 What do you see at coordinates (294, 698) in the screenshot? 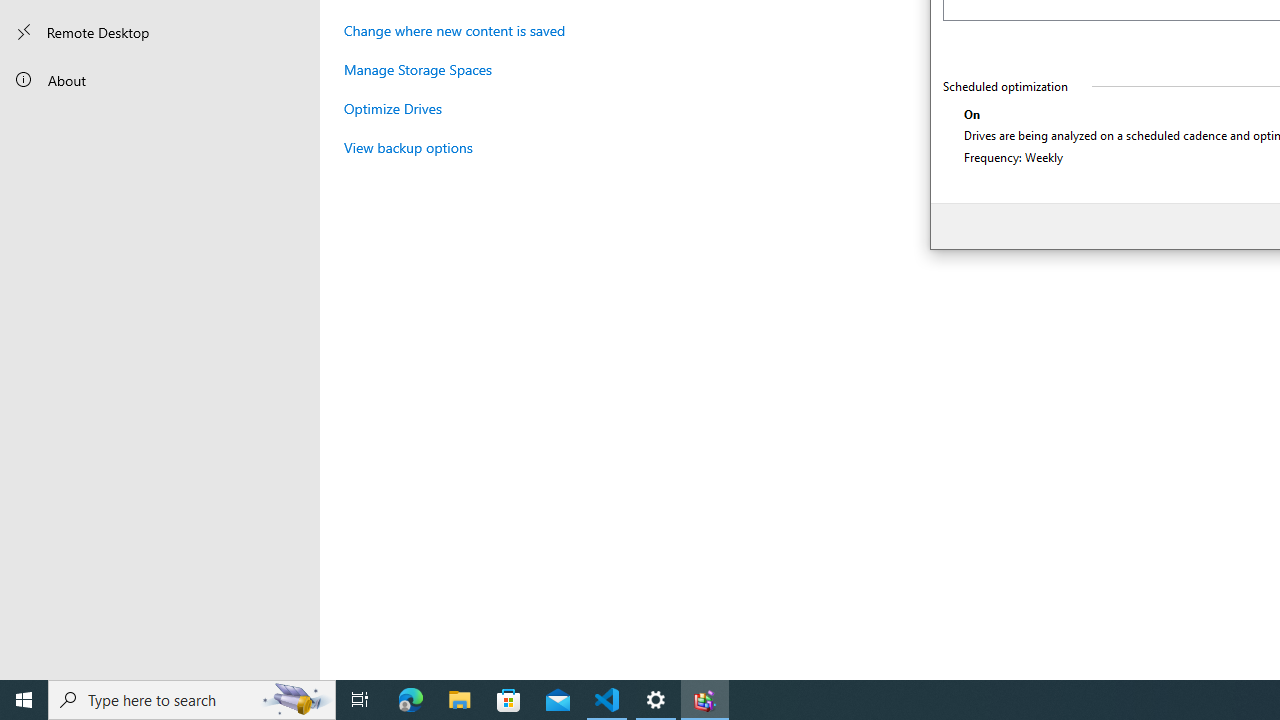
I see `'Search highlights icon opens search home window'` at bounding box center [294, 698].